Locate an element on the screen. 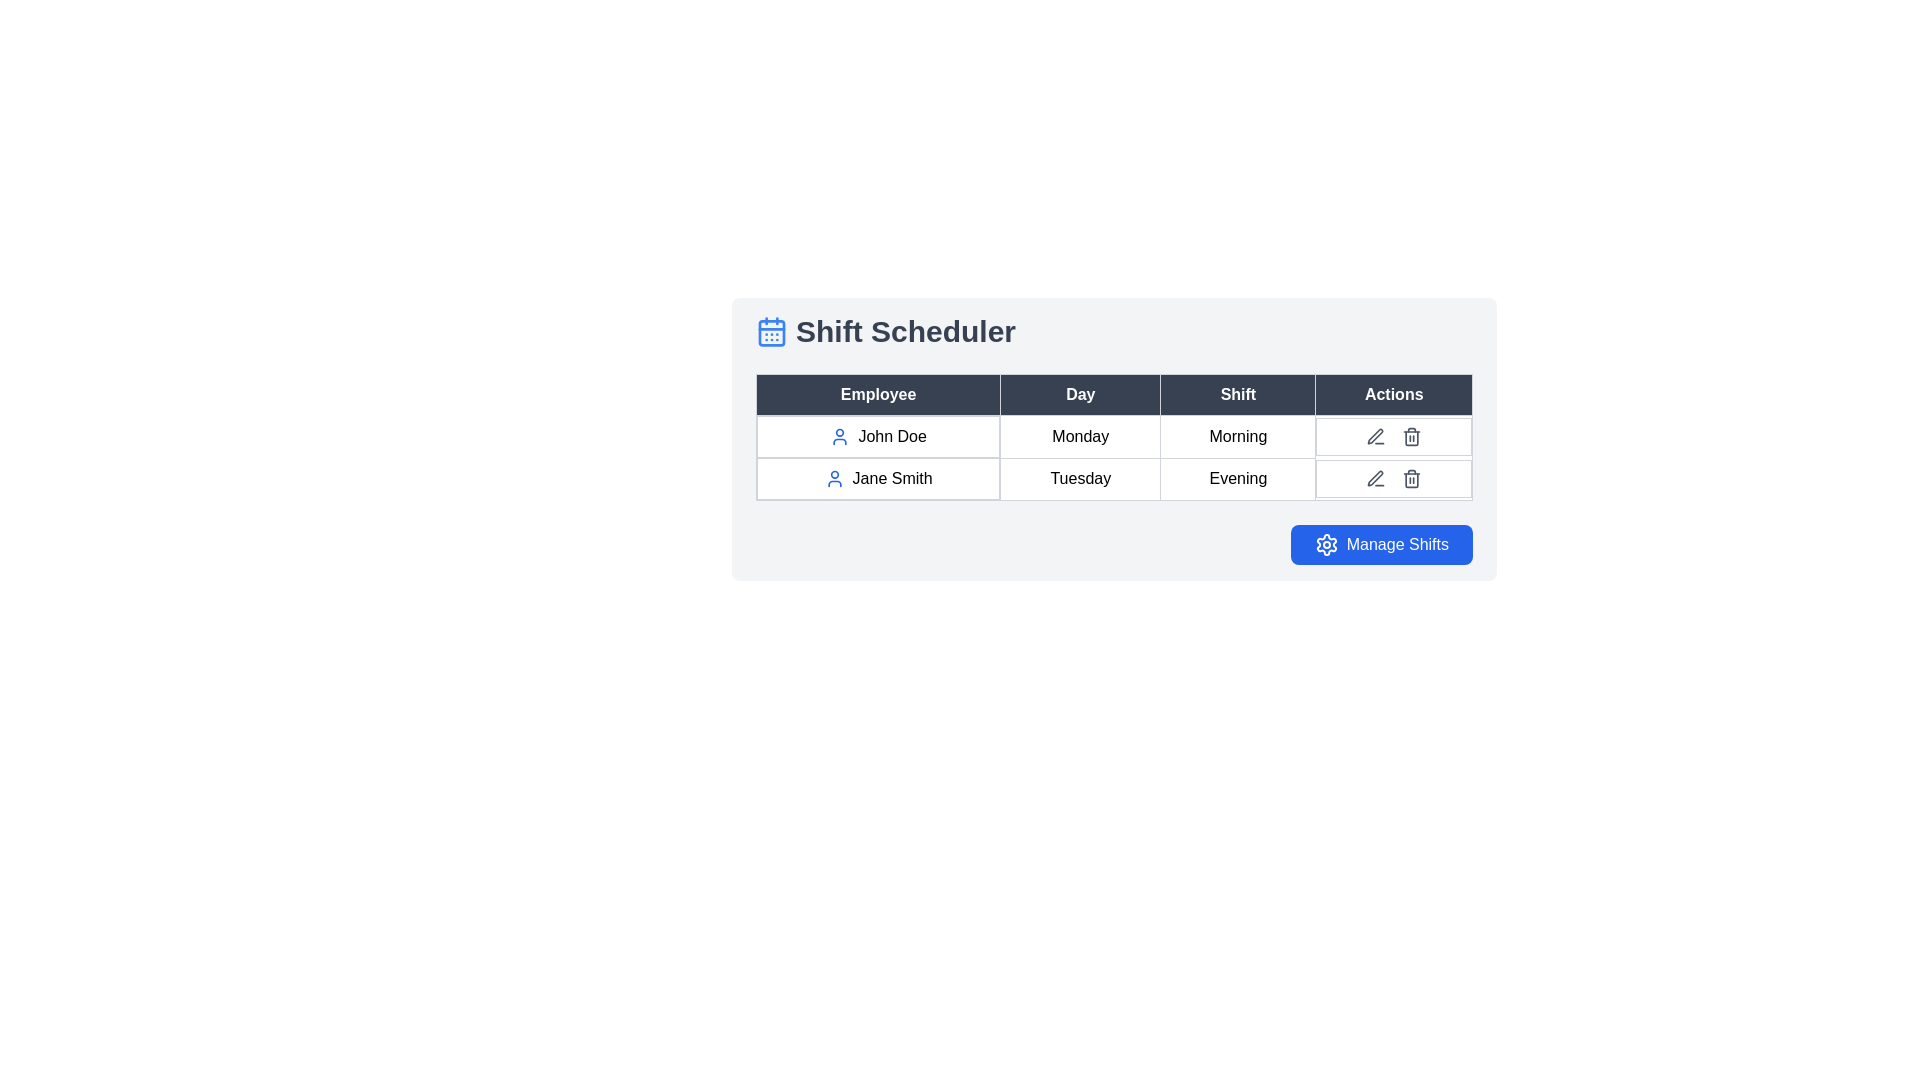 Image resolution: width=1920 pixels, height=1080 pixels. the Table Cell displaying the name 'Jane Smith', which identifies an employee in the scheduler is located at coordinates (878, 478).